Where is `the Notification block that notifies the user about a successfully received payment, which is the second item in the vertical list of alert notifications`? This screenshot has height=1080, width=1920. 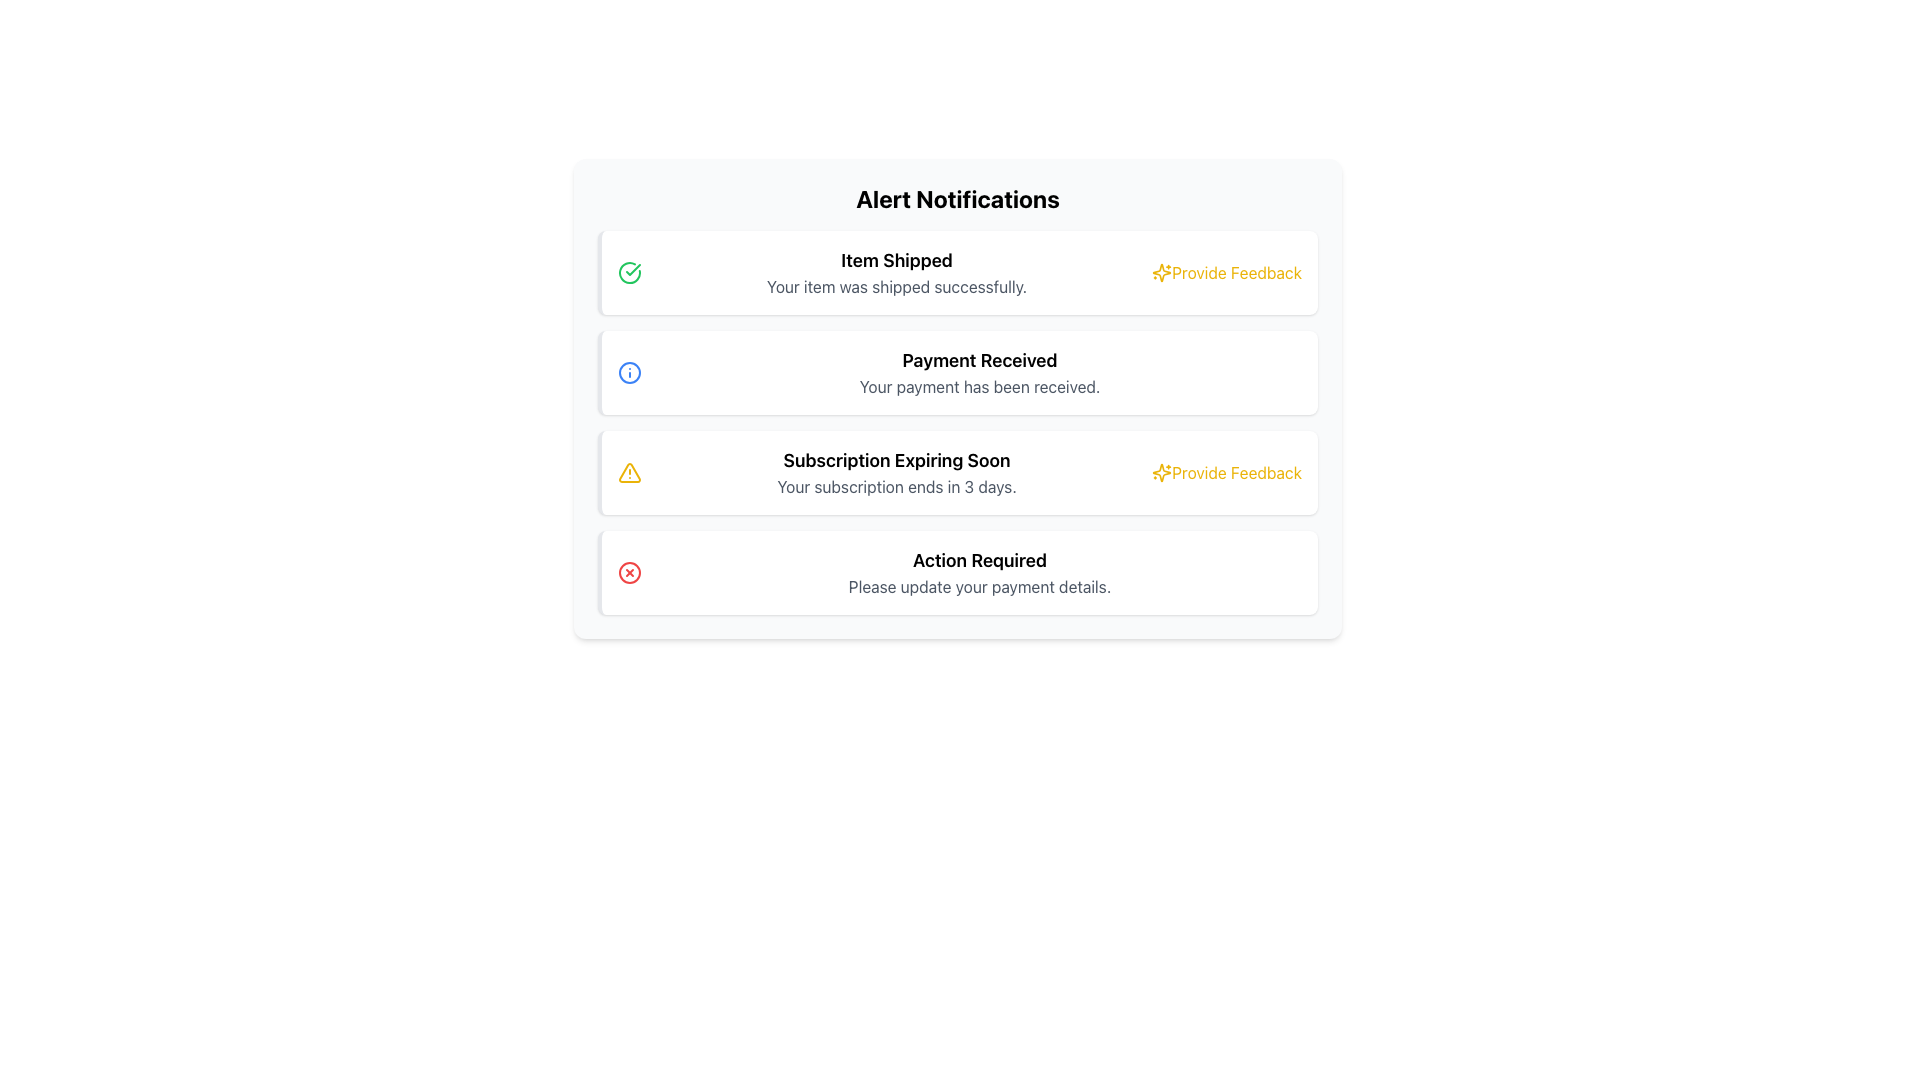
the Notification block that notifies the user about a successfully received payment, which is the second item in the vertical list of alert notifications is located at coordinates (979, 373).